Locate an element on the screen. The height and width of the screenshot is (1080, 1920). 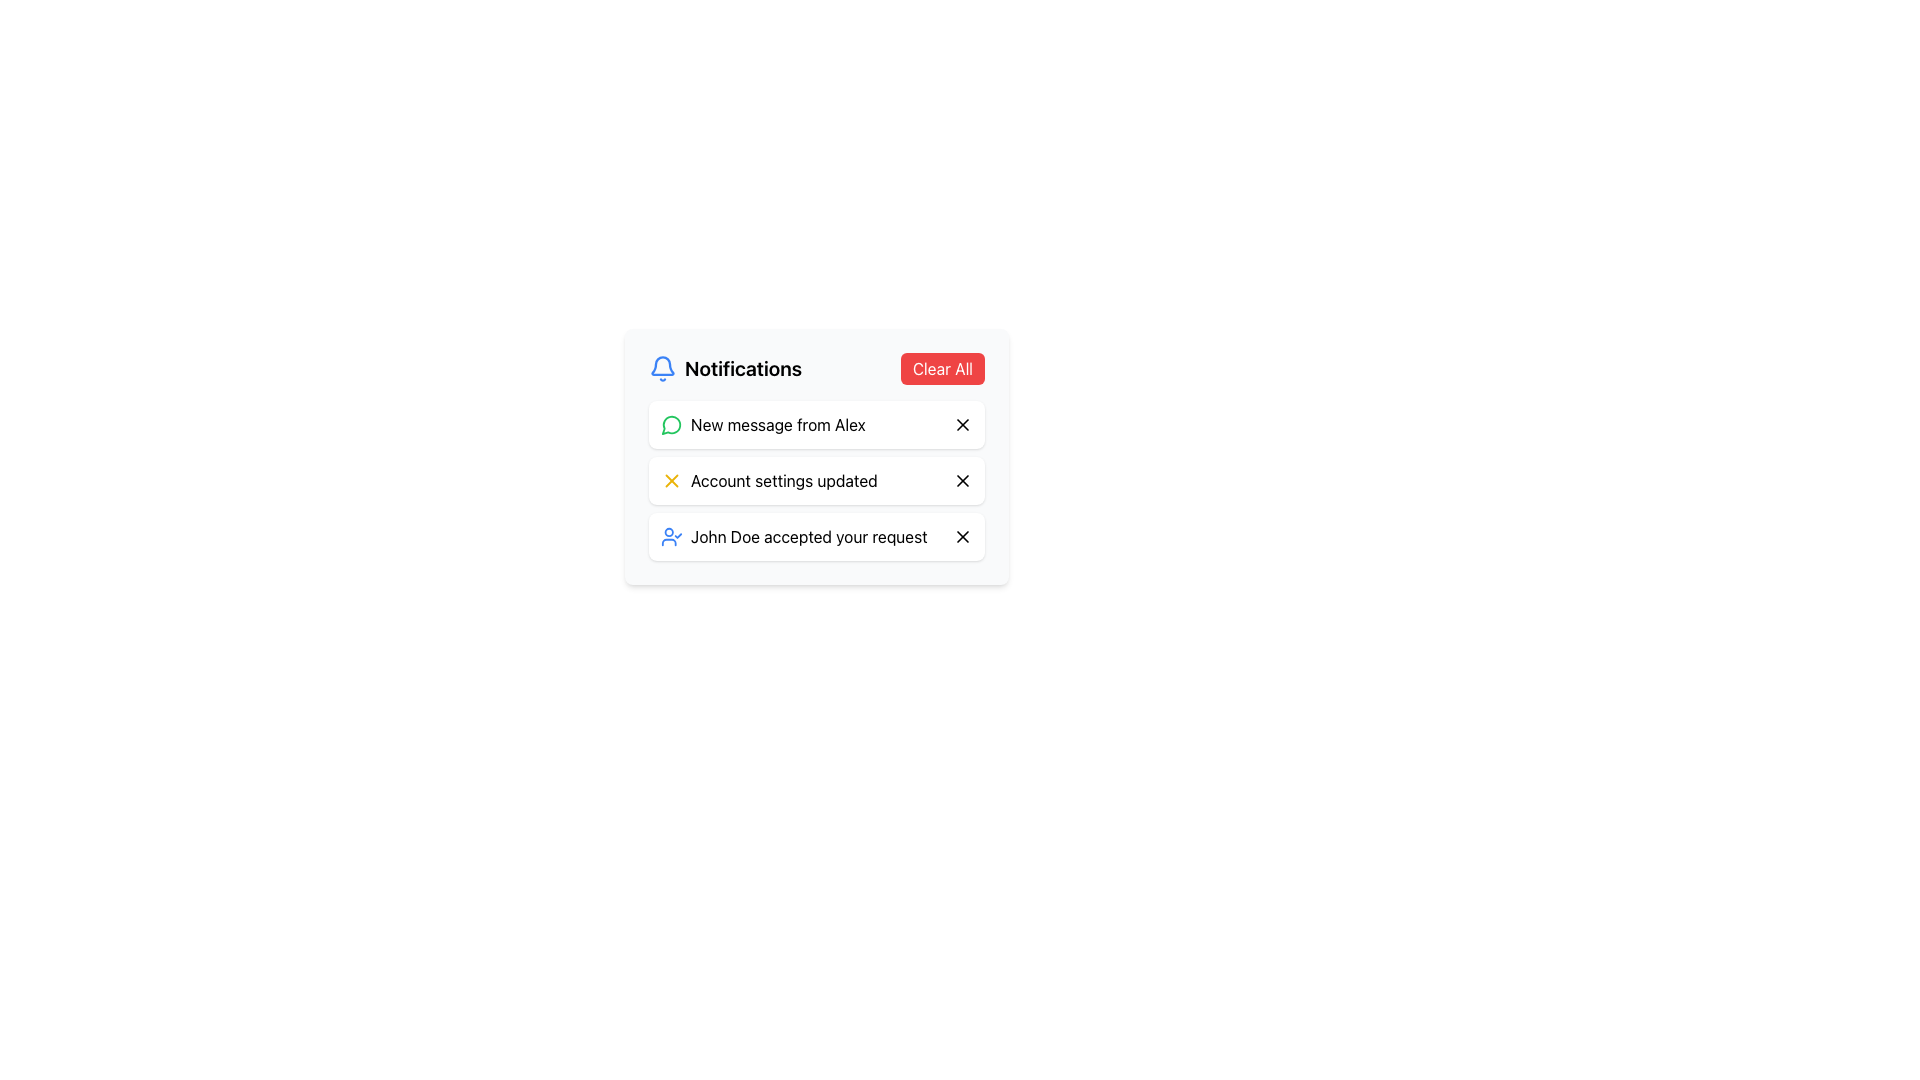
the small circular chat bubble icon filled with green hue located in the notification panel, to the left of the text 'New message from Alex' is located at coordinates (671, 424).